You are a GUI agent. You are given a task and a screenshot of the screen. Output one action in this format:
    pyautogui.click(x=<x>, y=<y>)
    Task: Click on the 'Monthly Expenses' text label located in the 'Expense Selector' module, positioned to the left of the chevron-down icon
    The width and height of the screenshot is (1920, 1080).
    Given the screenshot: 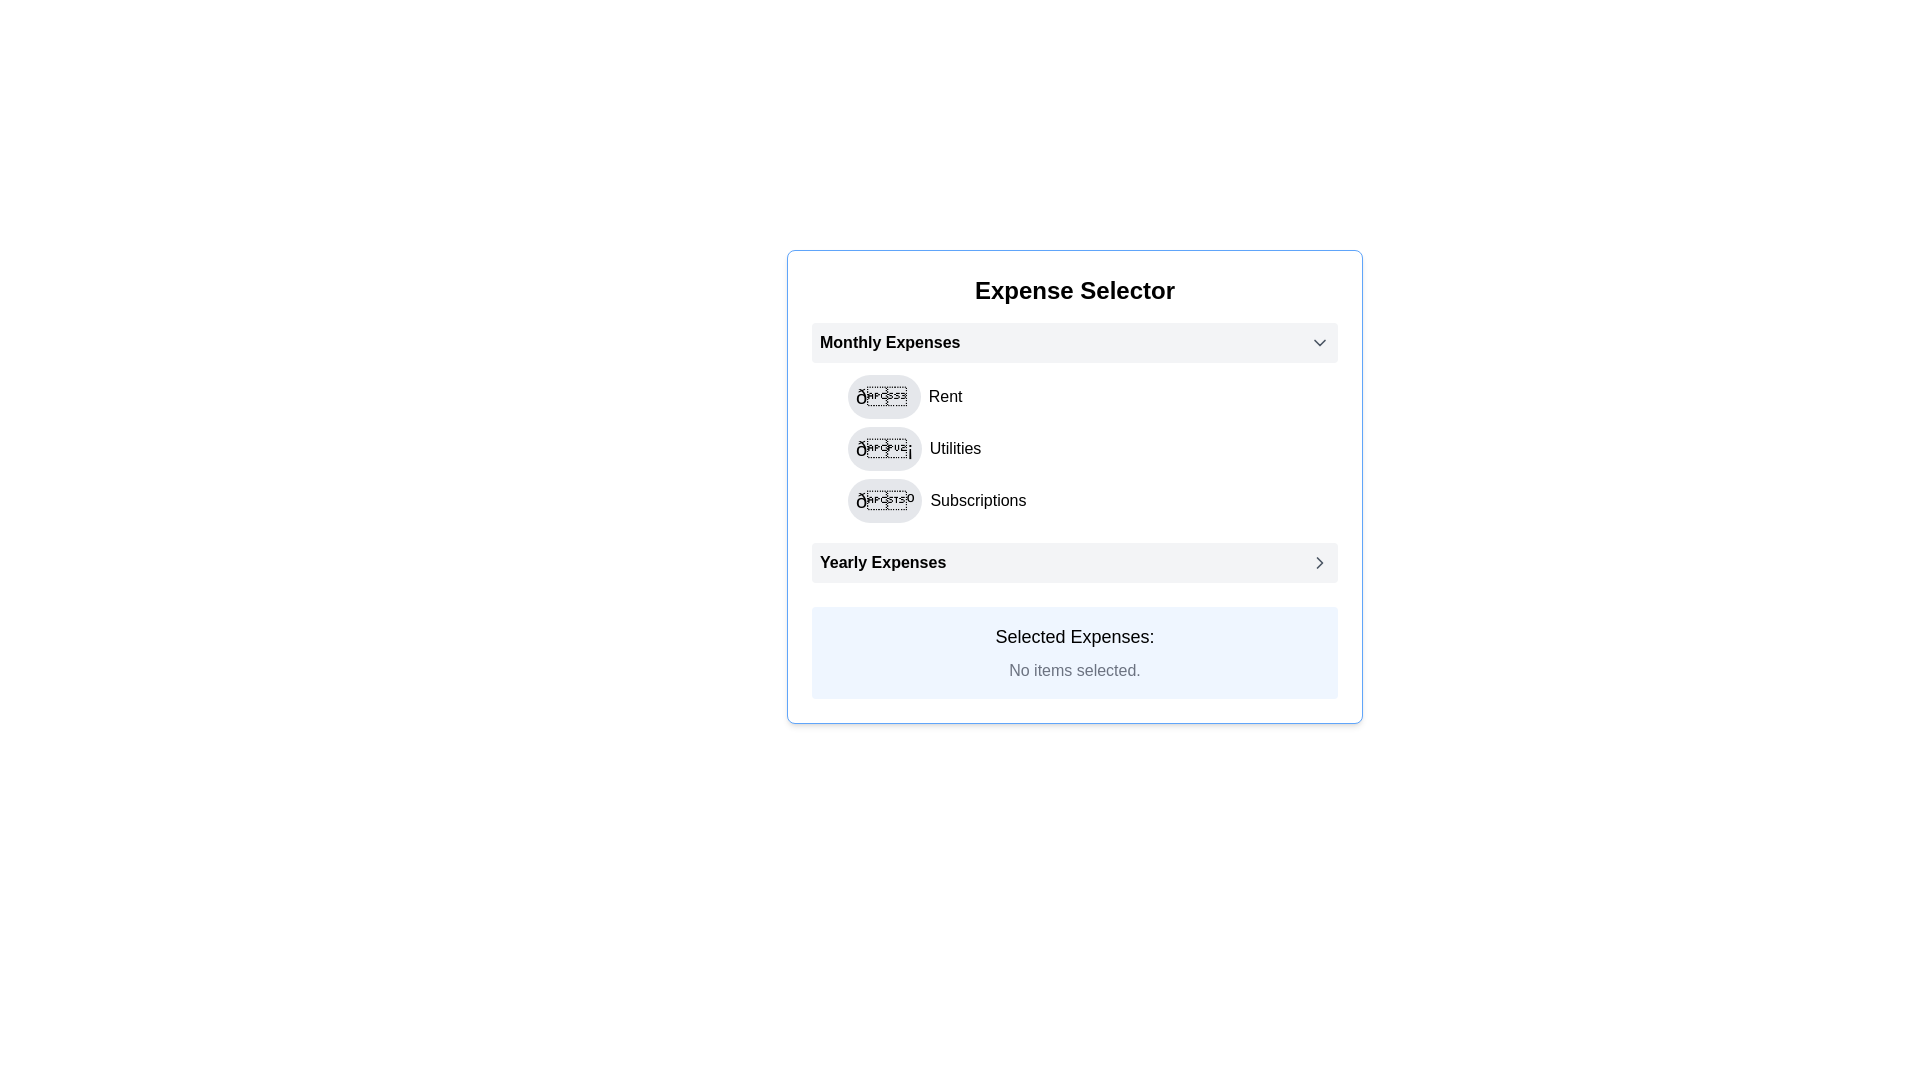 What is the action you would take?
    pyautogui.click(x=889, y=342)
    